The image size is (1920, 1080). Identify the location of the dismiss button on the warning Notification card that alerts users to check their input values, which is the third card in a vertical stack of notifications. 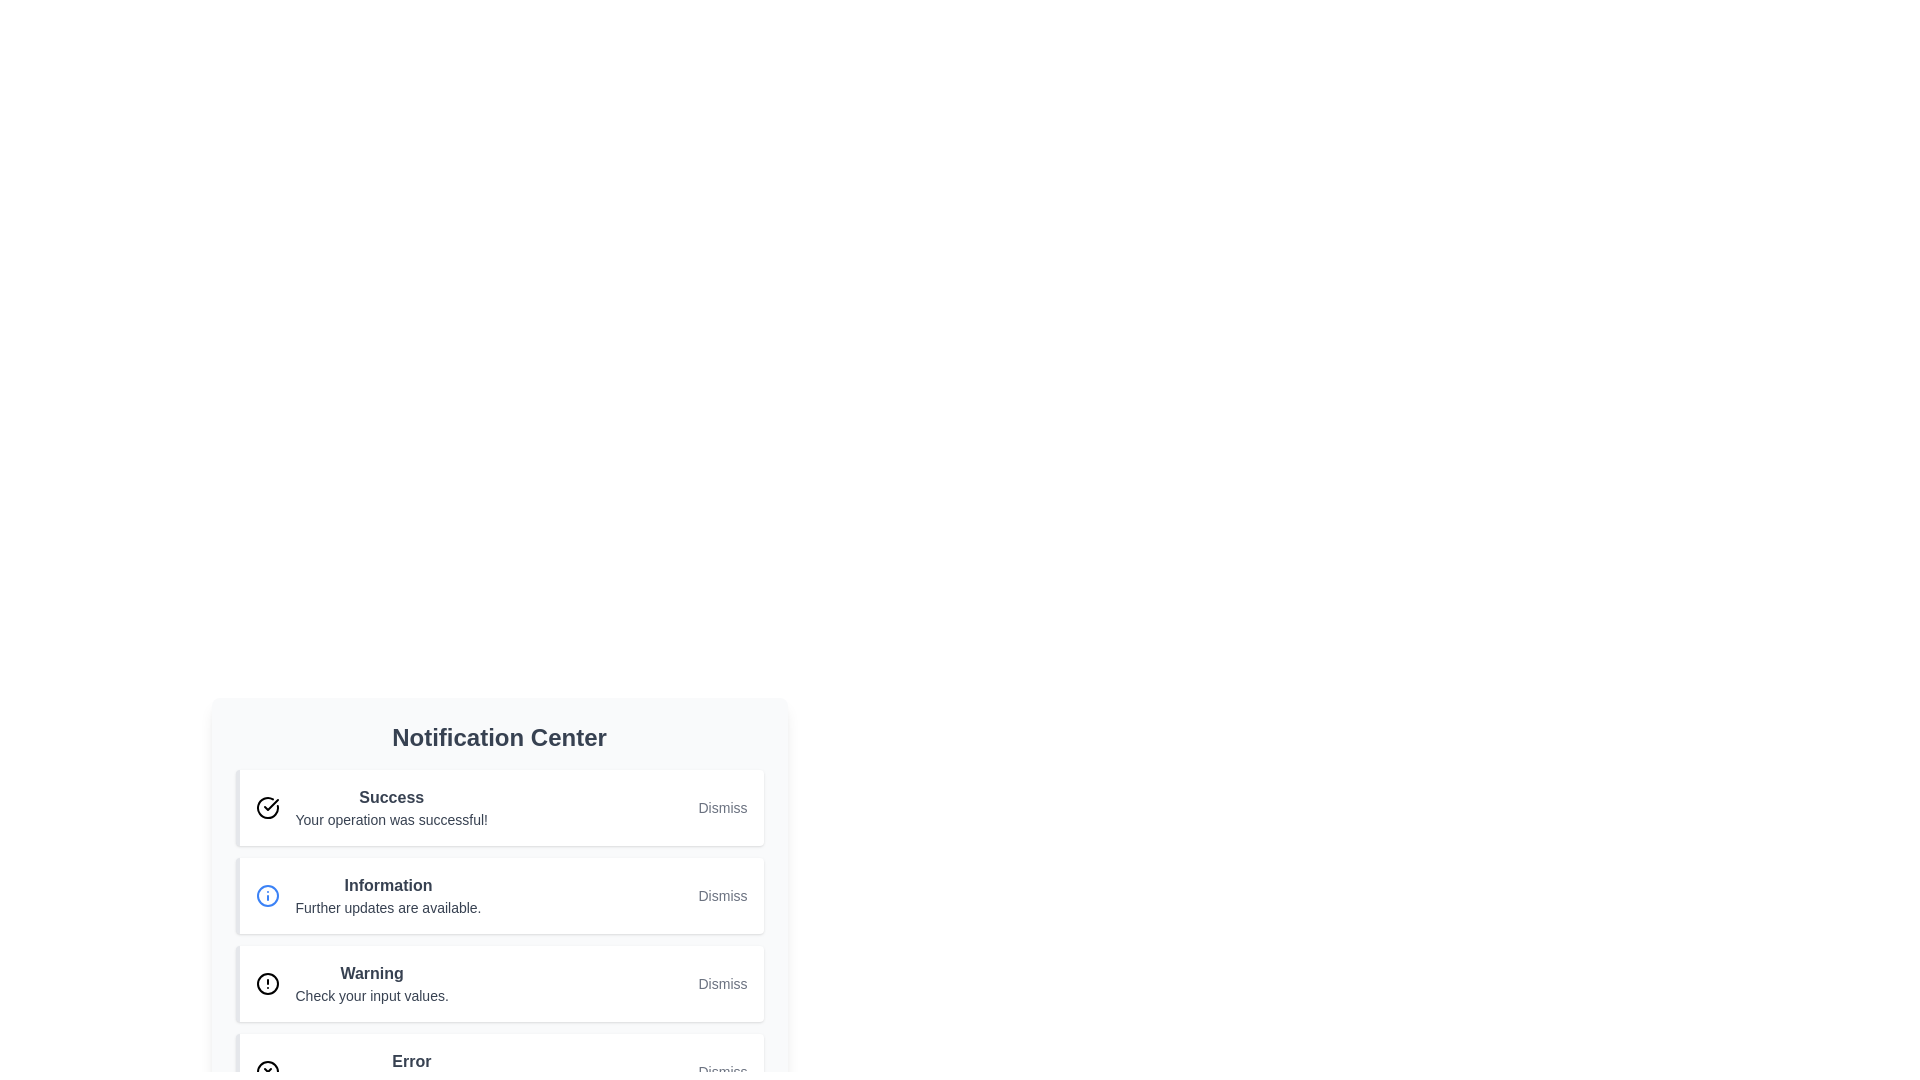
(499, 982).